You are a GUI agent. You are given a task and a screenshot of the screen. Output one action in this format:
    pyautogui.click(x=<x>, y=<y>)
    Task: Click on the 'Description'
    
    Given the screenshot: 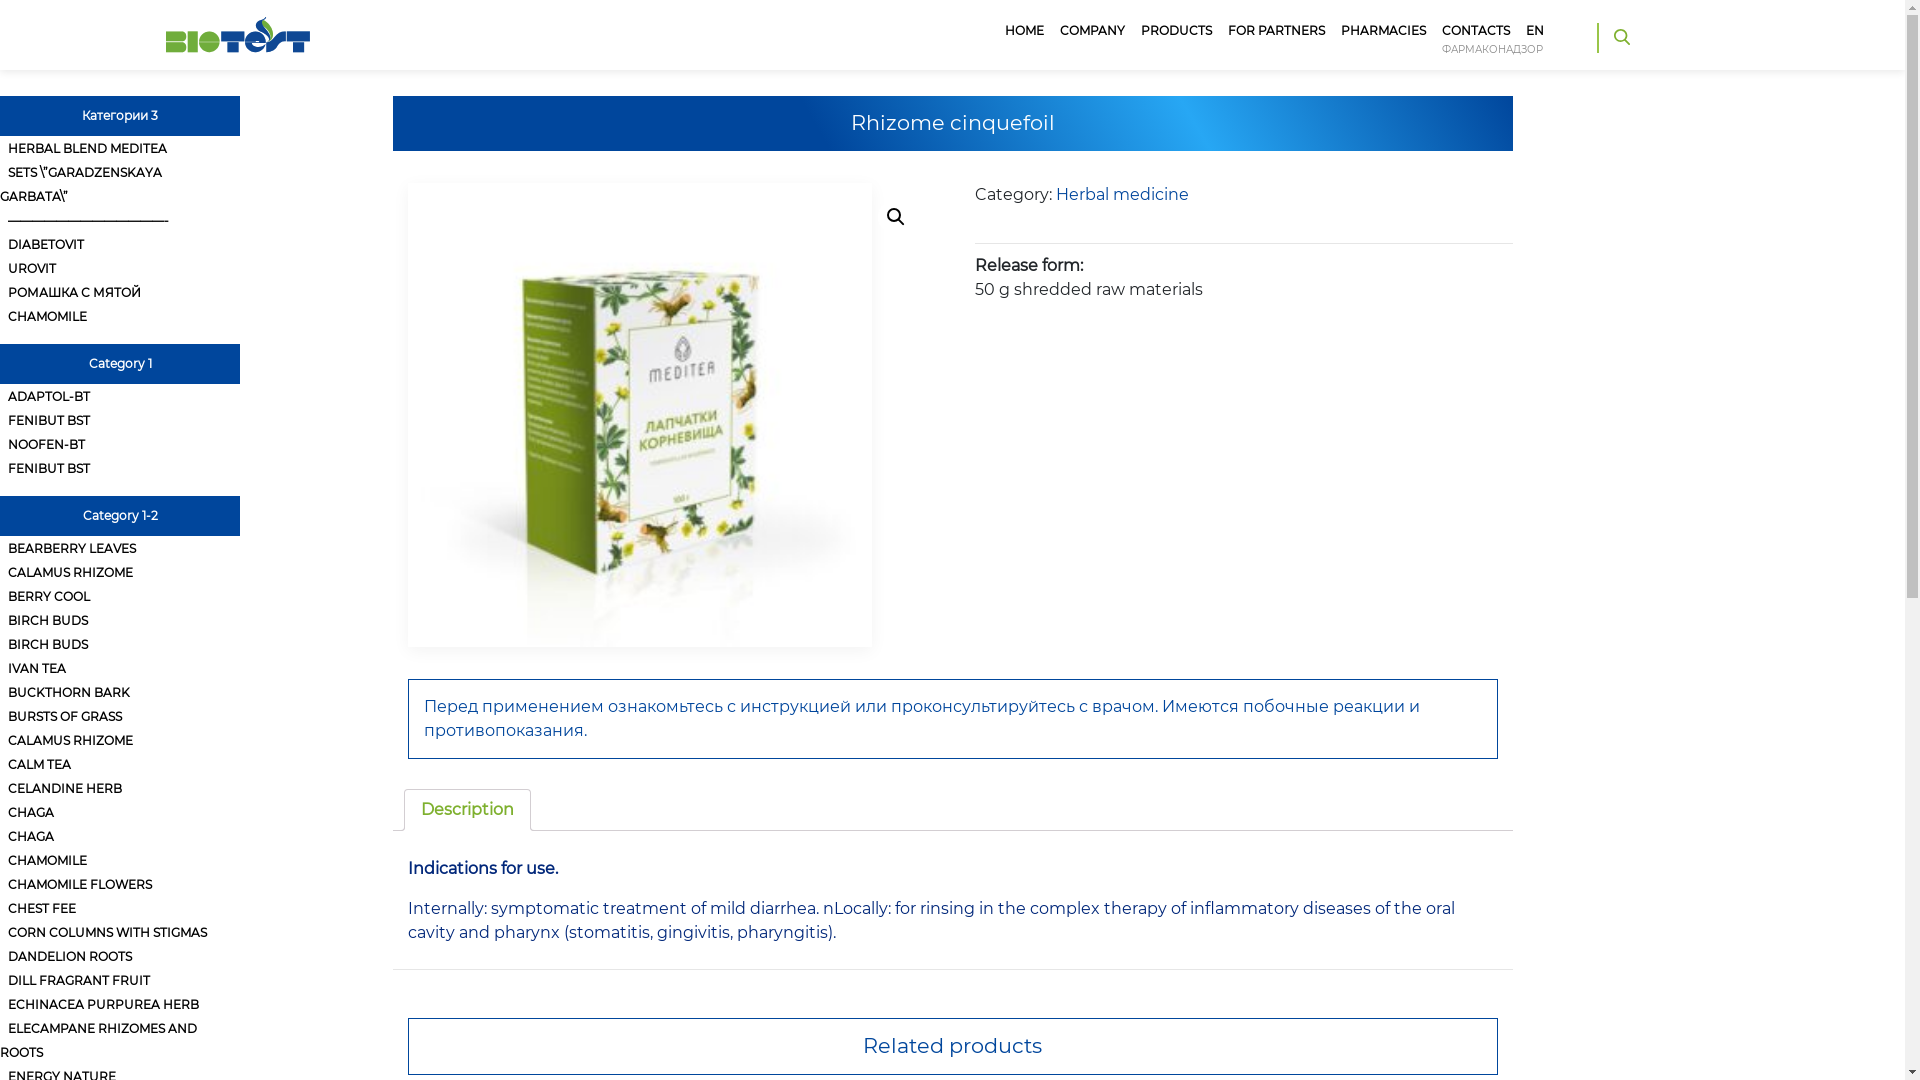 What is the action you would take?
    pyautogui.click(x=465, y=810)
    